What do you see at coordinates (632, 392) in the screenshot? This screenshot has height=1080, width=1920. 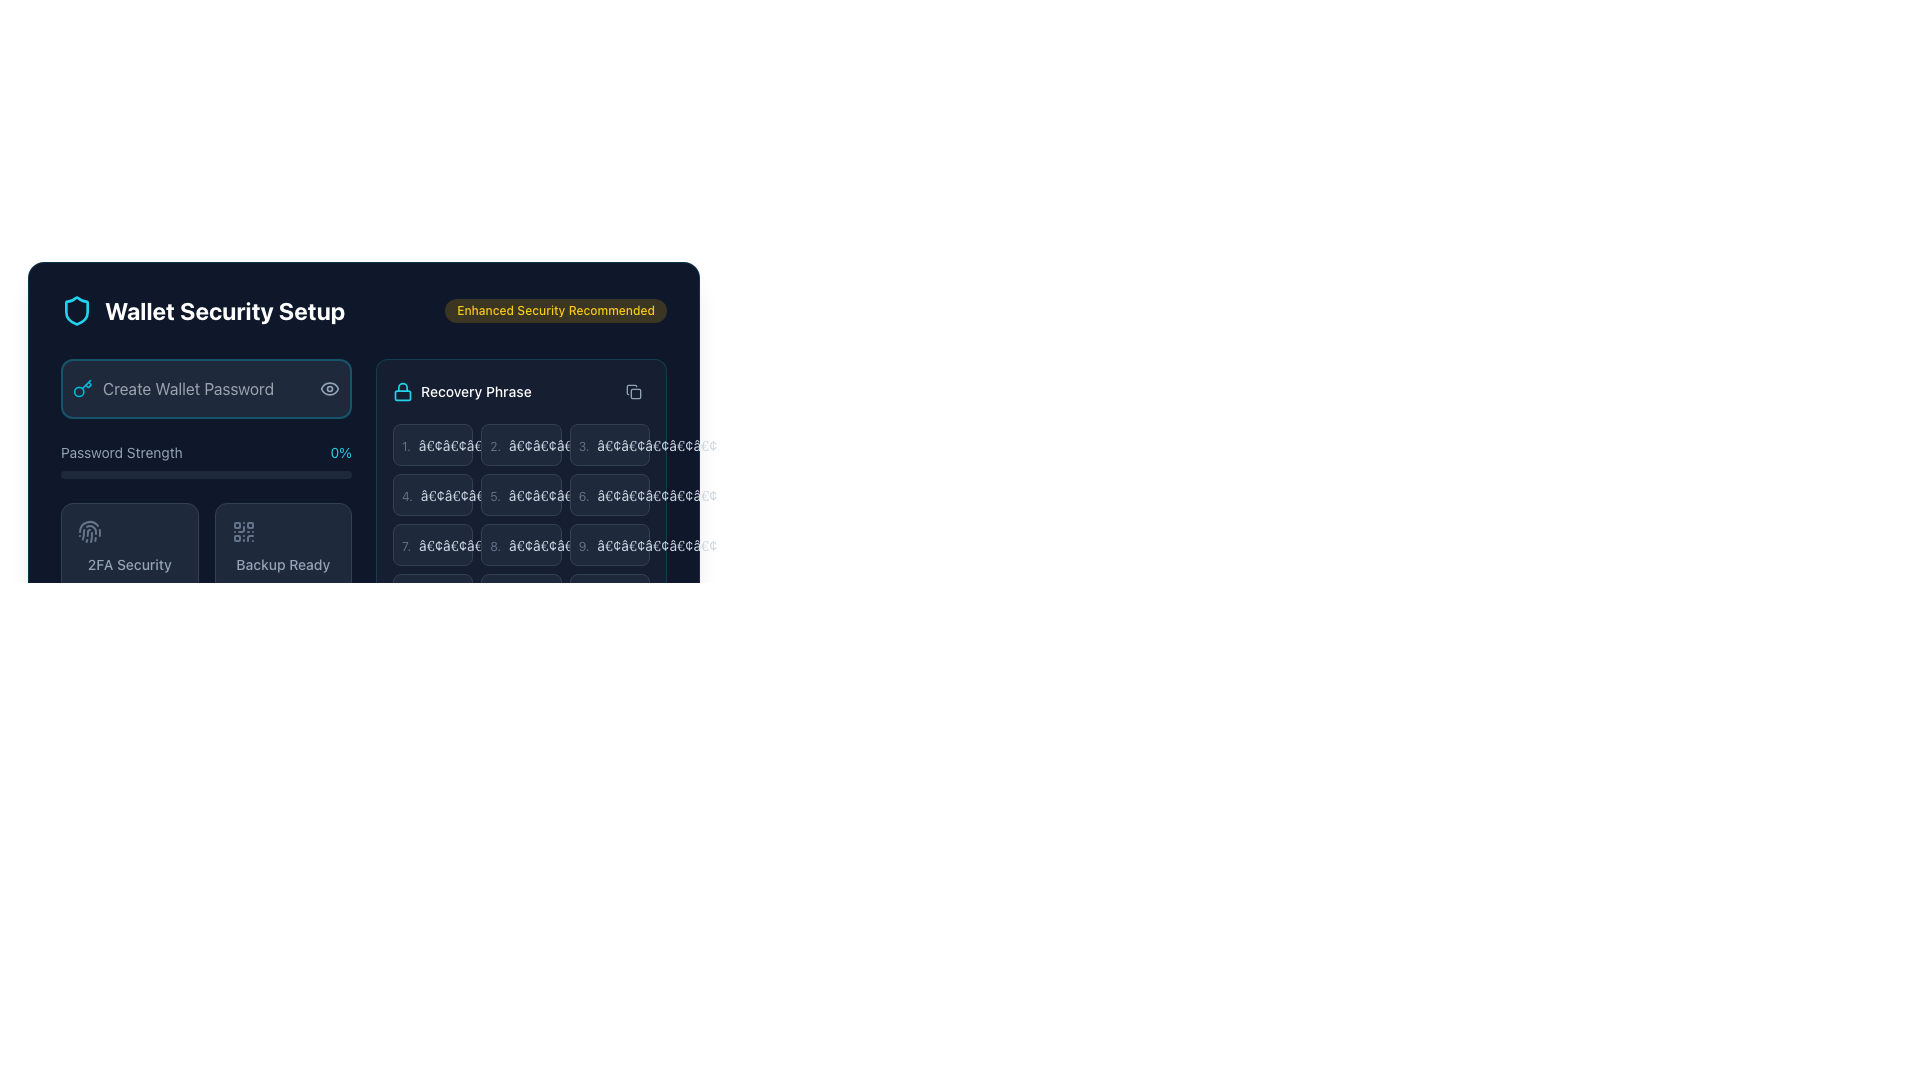 I see `the button styled as a square with a dark background and an icon of two overlapping rectangles, located at the top-right corner of the 'Recovery Phrase' section` at bounding box center [632, 392].